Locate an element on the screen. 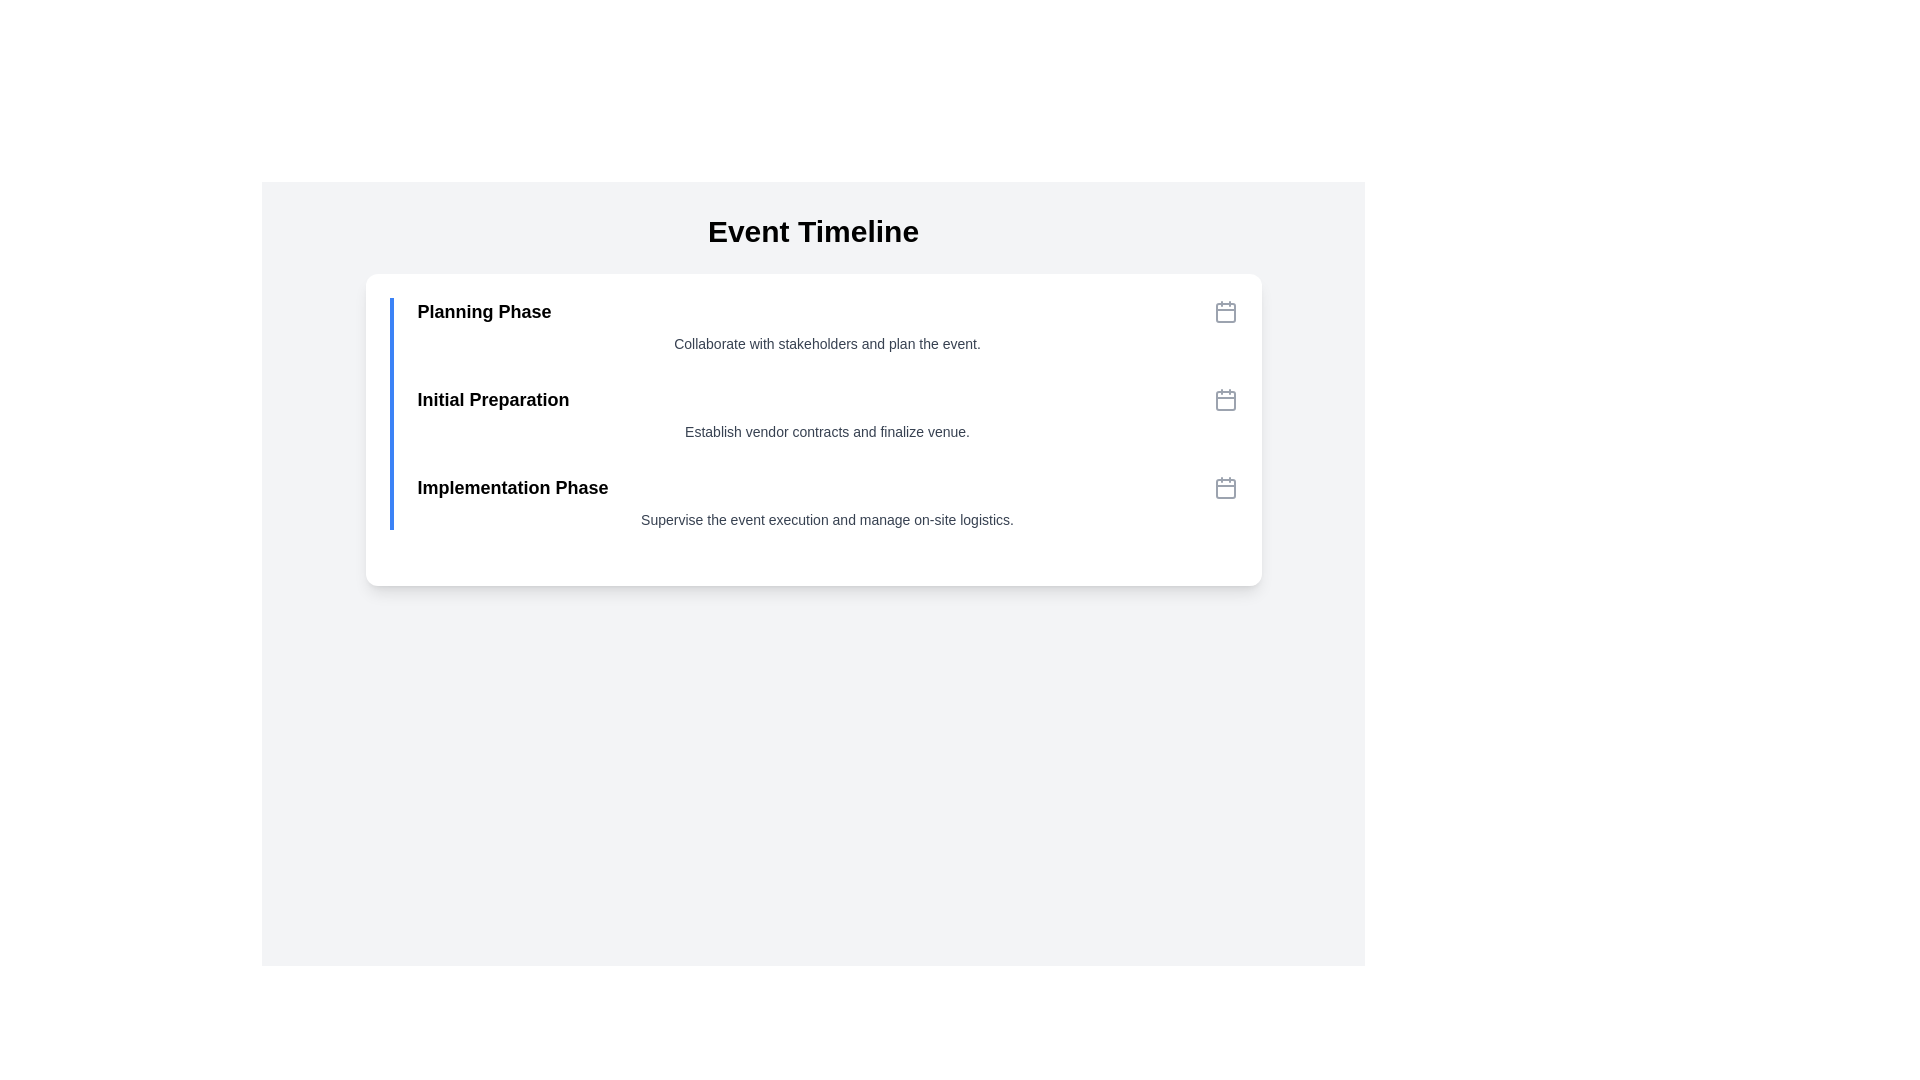 The height and width of the screenshot is (1080, 1920). the third calendar icon located to the right of the 'Implementation Phase' text in the timeline list is located at coordinates (1224, 488).